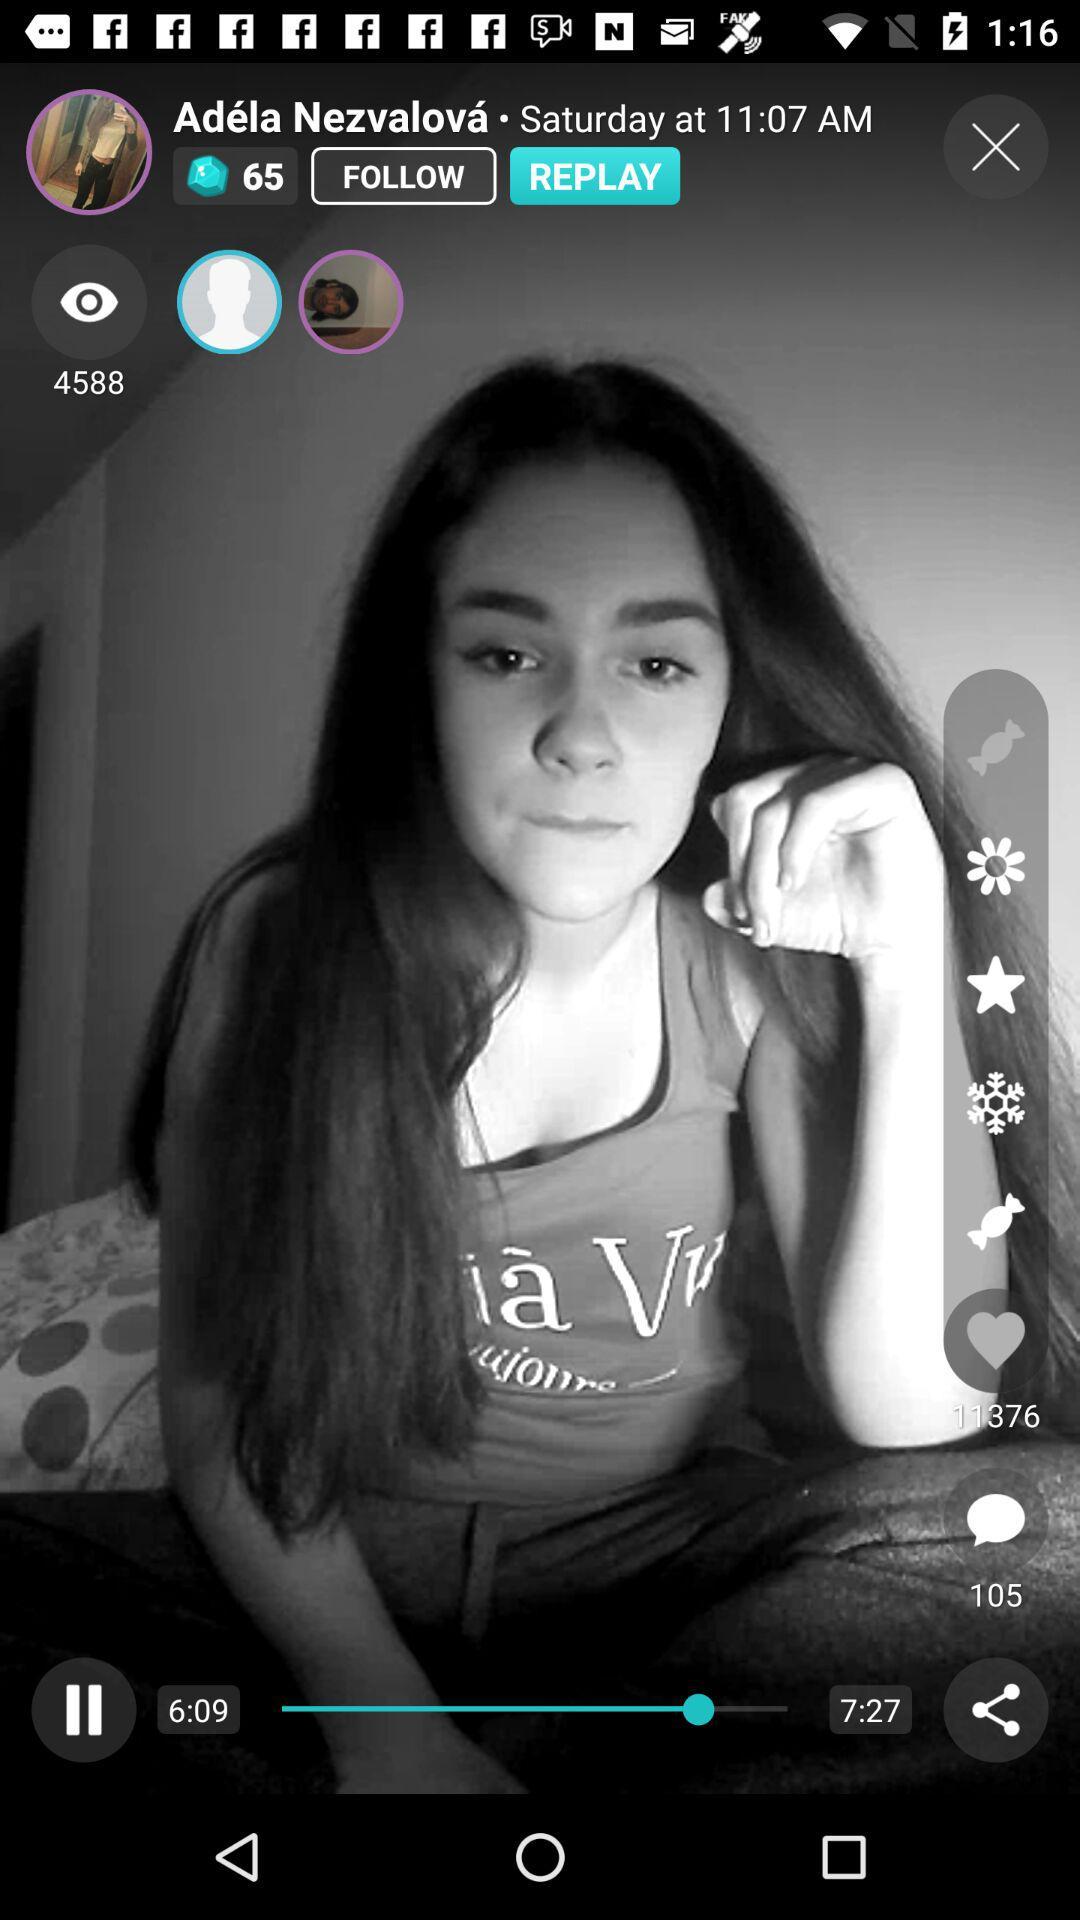 The width and height of the screenshot is (1080, 1920). I want to click on like the video, so click(995, 1340).